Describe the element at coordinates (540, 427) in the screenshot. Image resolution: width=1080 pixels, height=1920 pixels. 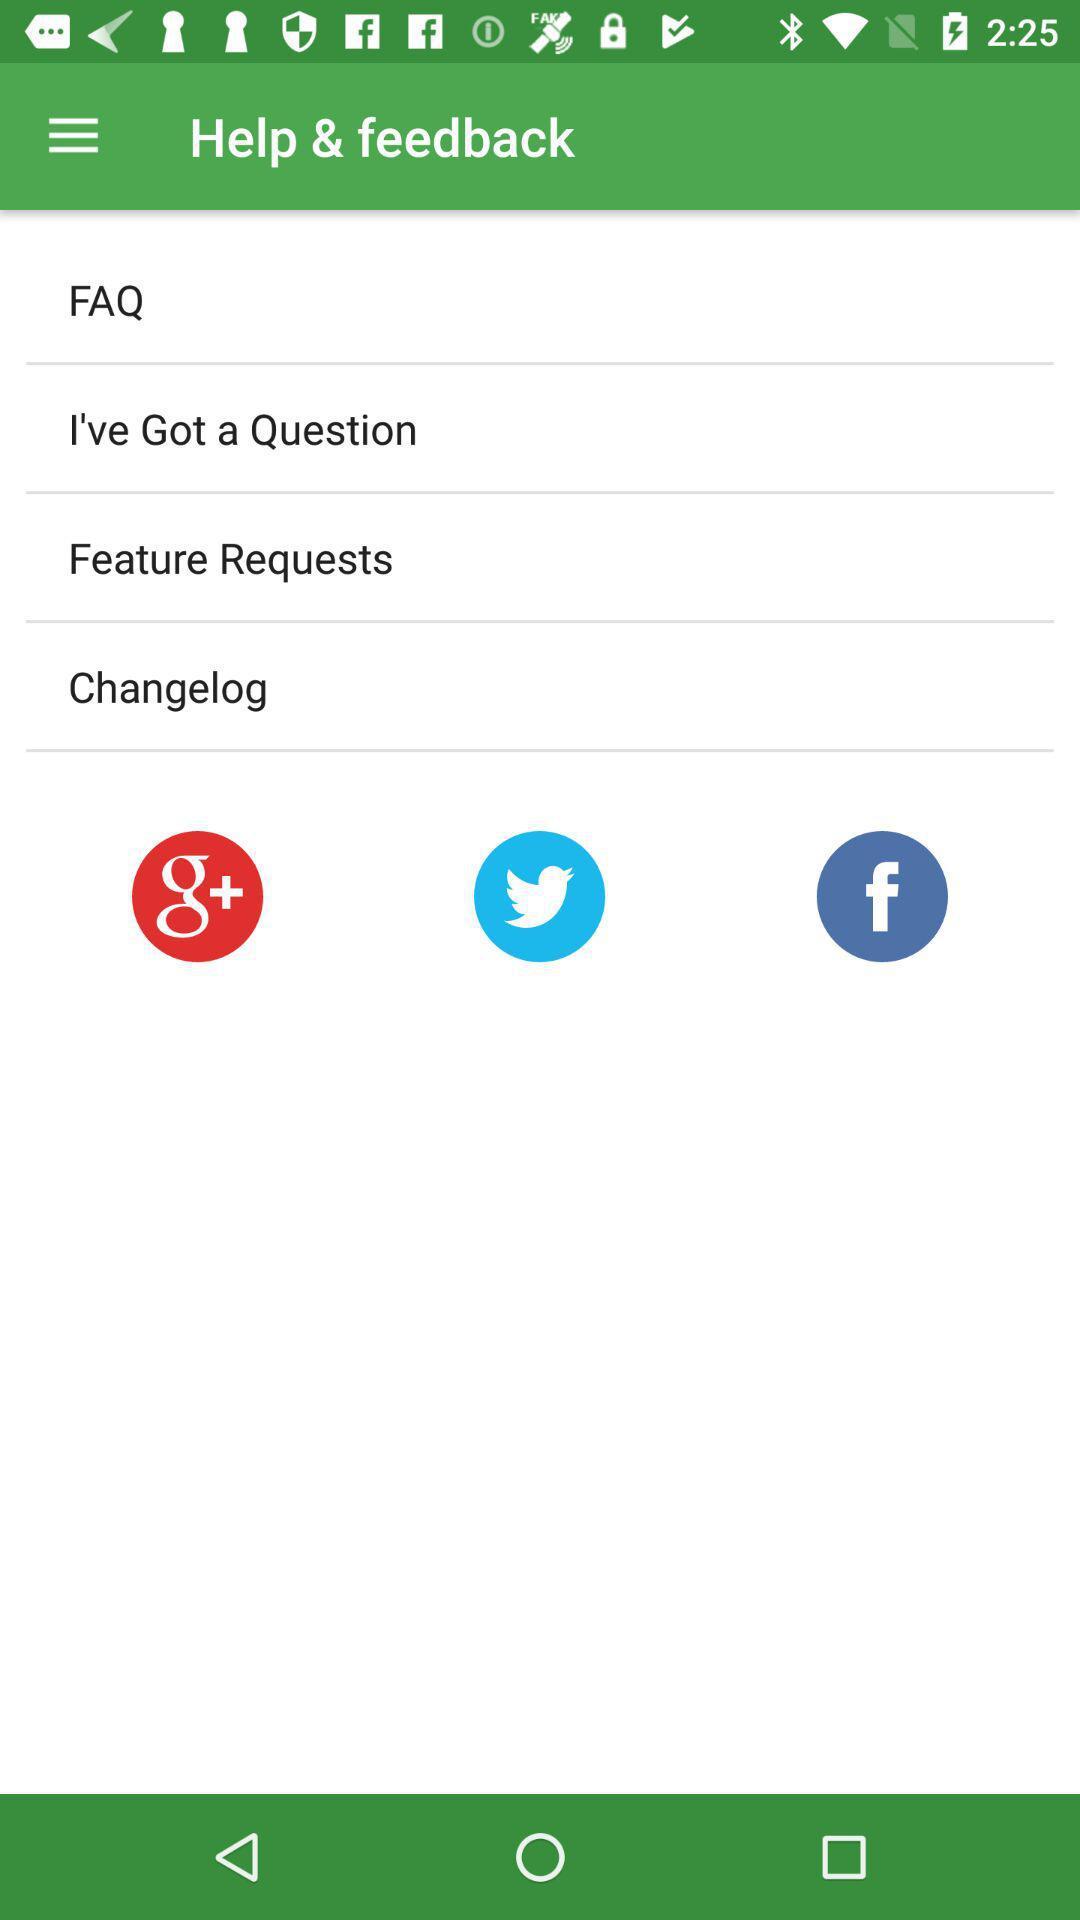
I see `item above feature requests` at that location.